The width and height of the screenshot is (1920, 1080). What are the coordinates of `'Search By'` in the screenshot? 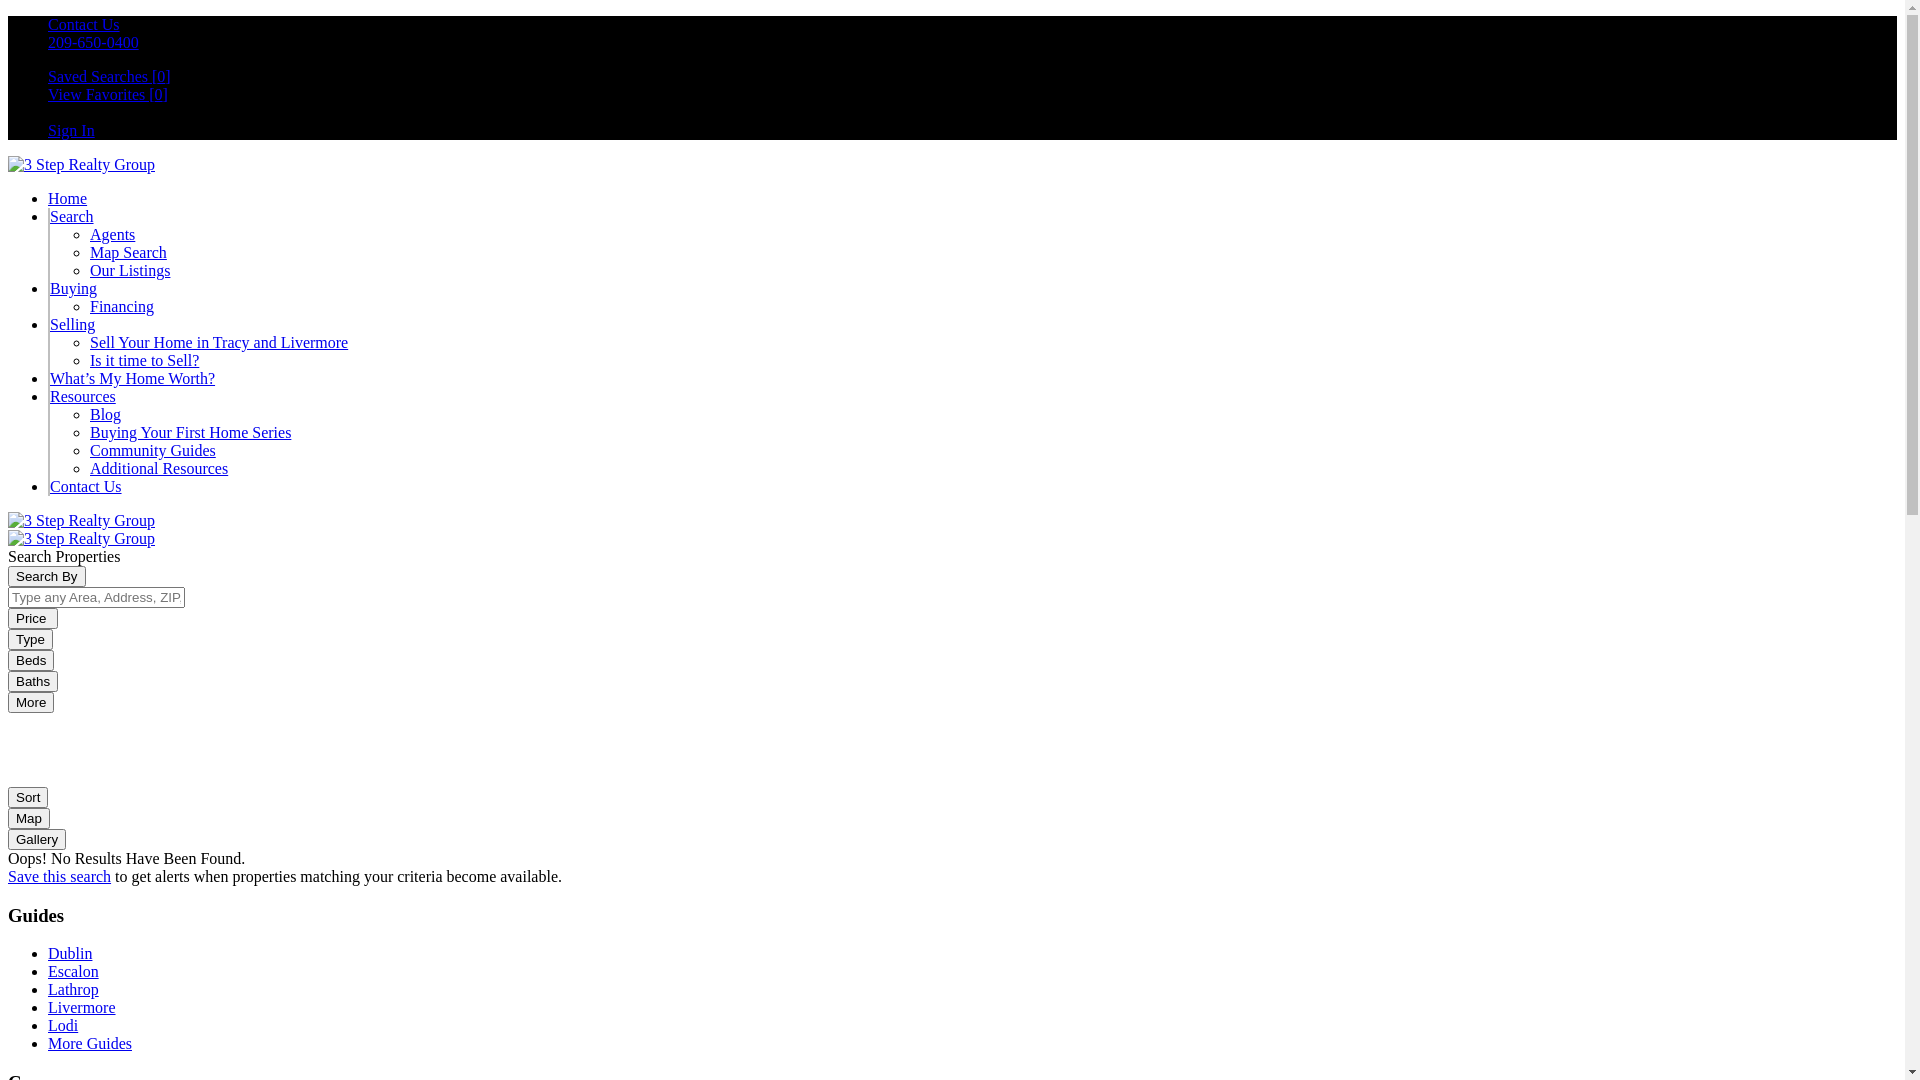 It's located at (47, 576).